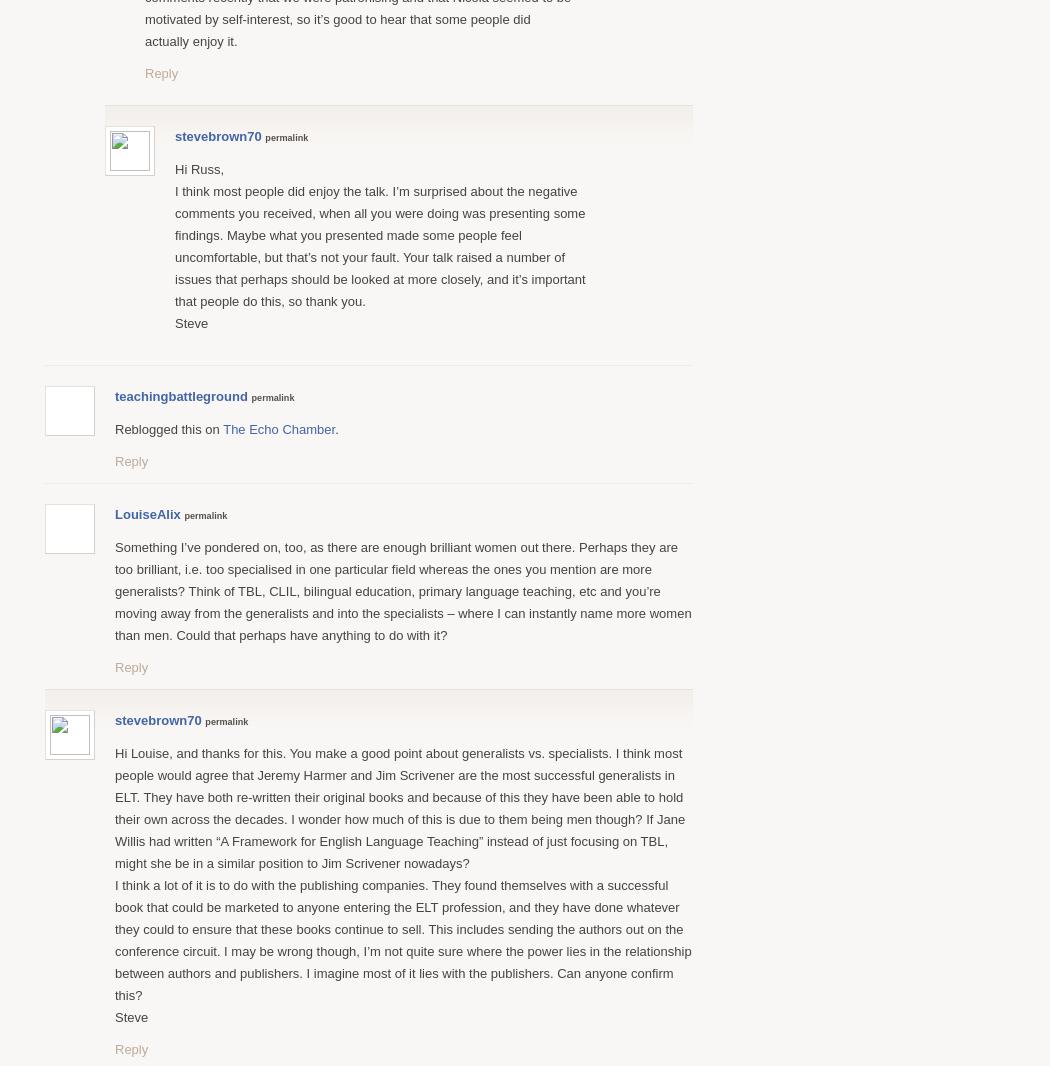 The height and width of the screenshot is (1066, 1050). Describe the element at coordinates (277, 428) in the screenshot. I see `'The Echo Chamber'` at that location.